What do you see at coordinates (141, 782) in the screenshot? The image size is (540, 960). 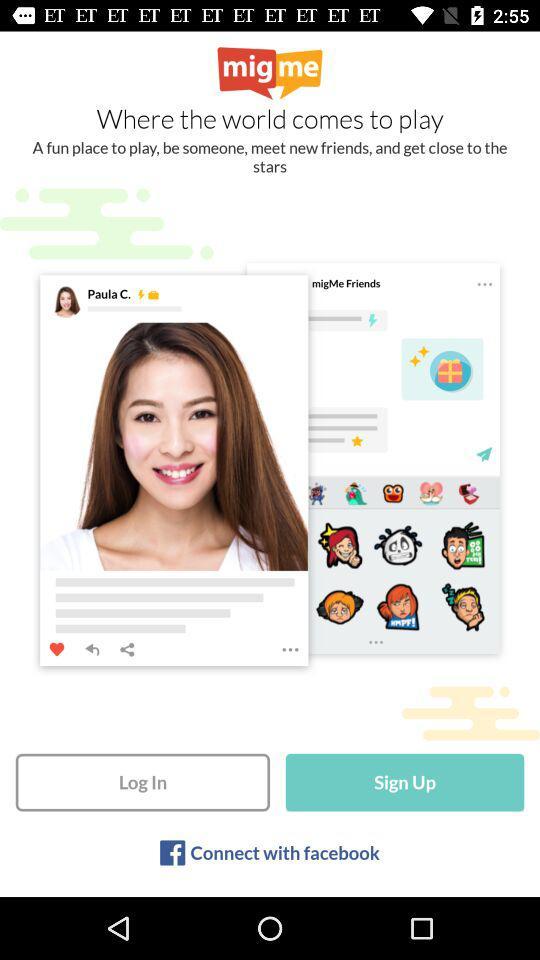 I see `log in` at bounding box center [141, 782].